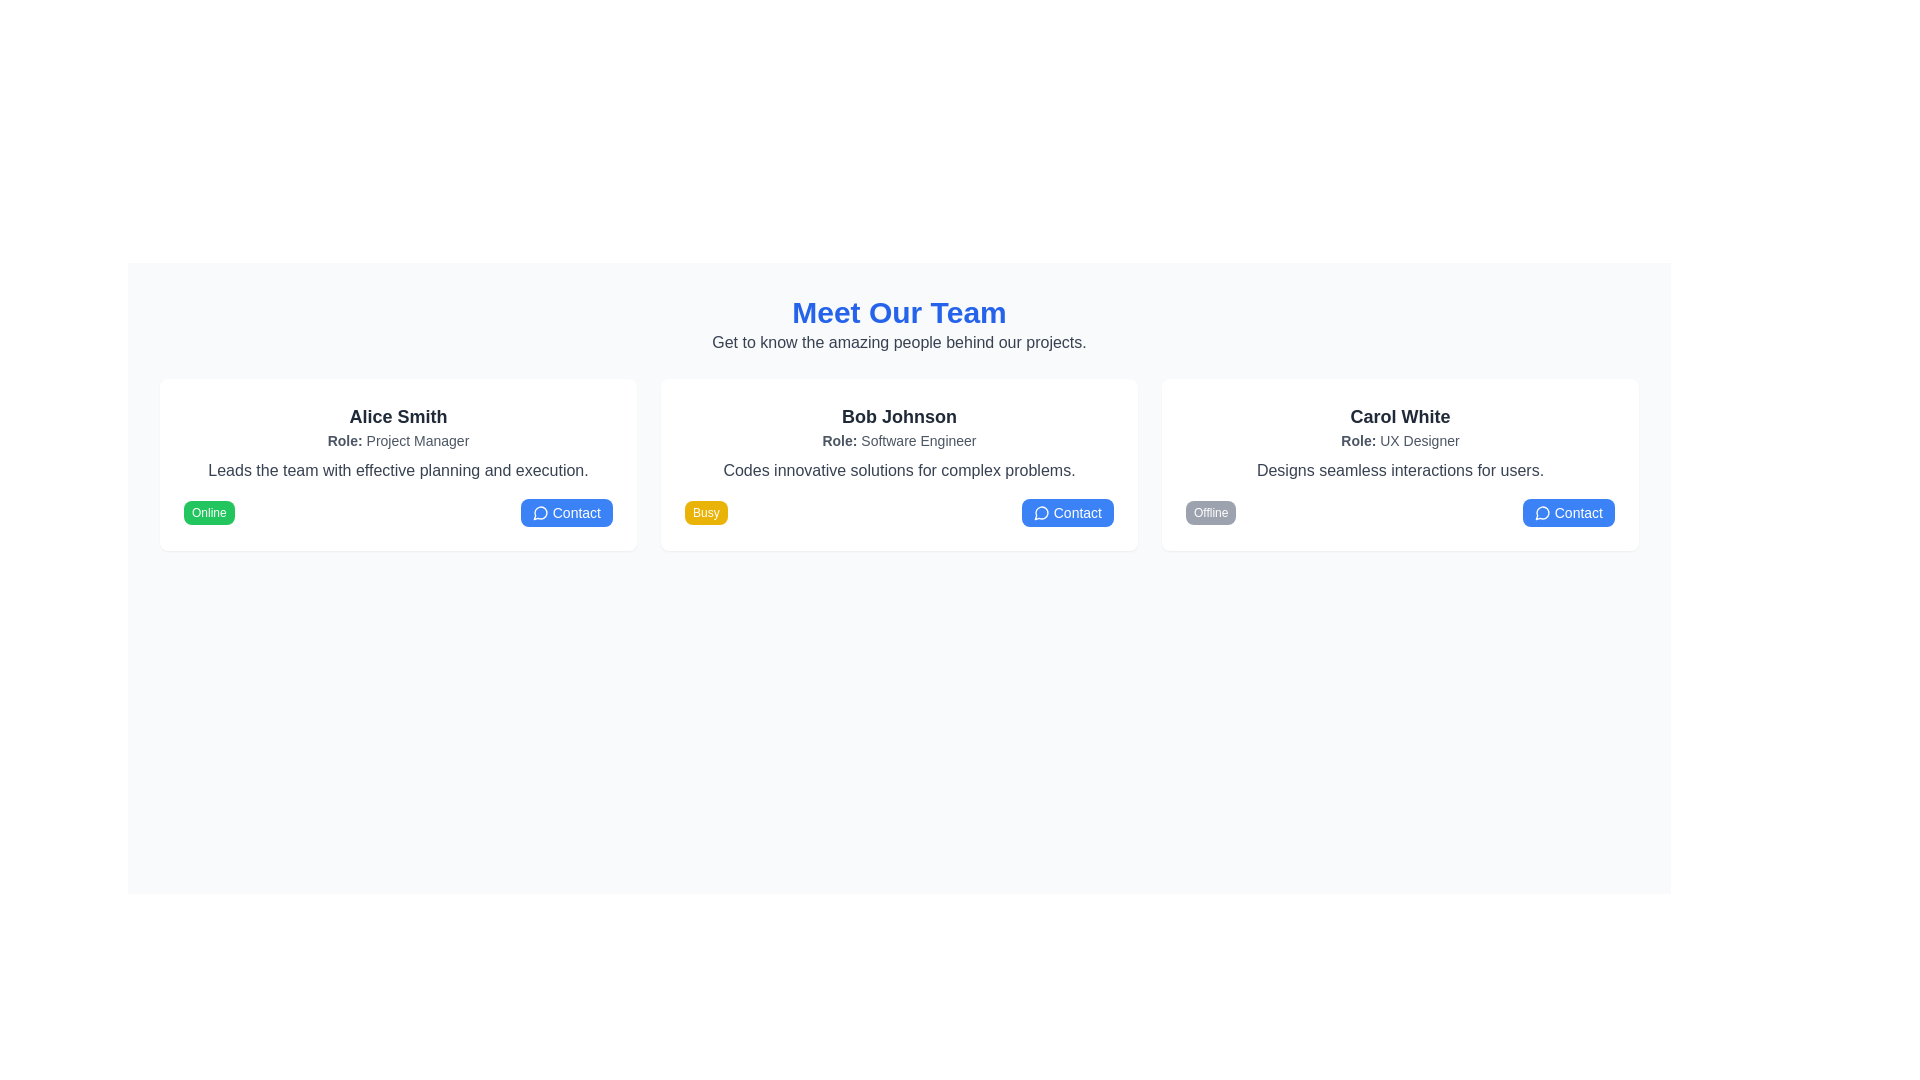 This screenshot has height=1080, width=1920. What do you see at coordinates (898, 342) in the screenshot?
I see `the text label located beneath the 'Meet Our Team' headline, which serves to encourage users` at bounding box center [898, 342].